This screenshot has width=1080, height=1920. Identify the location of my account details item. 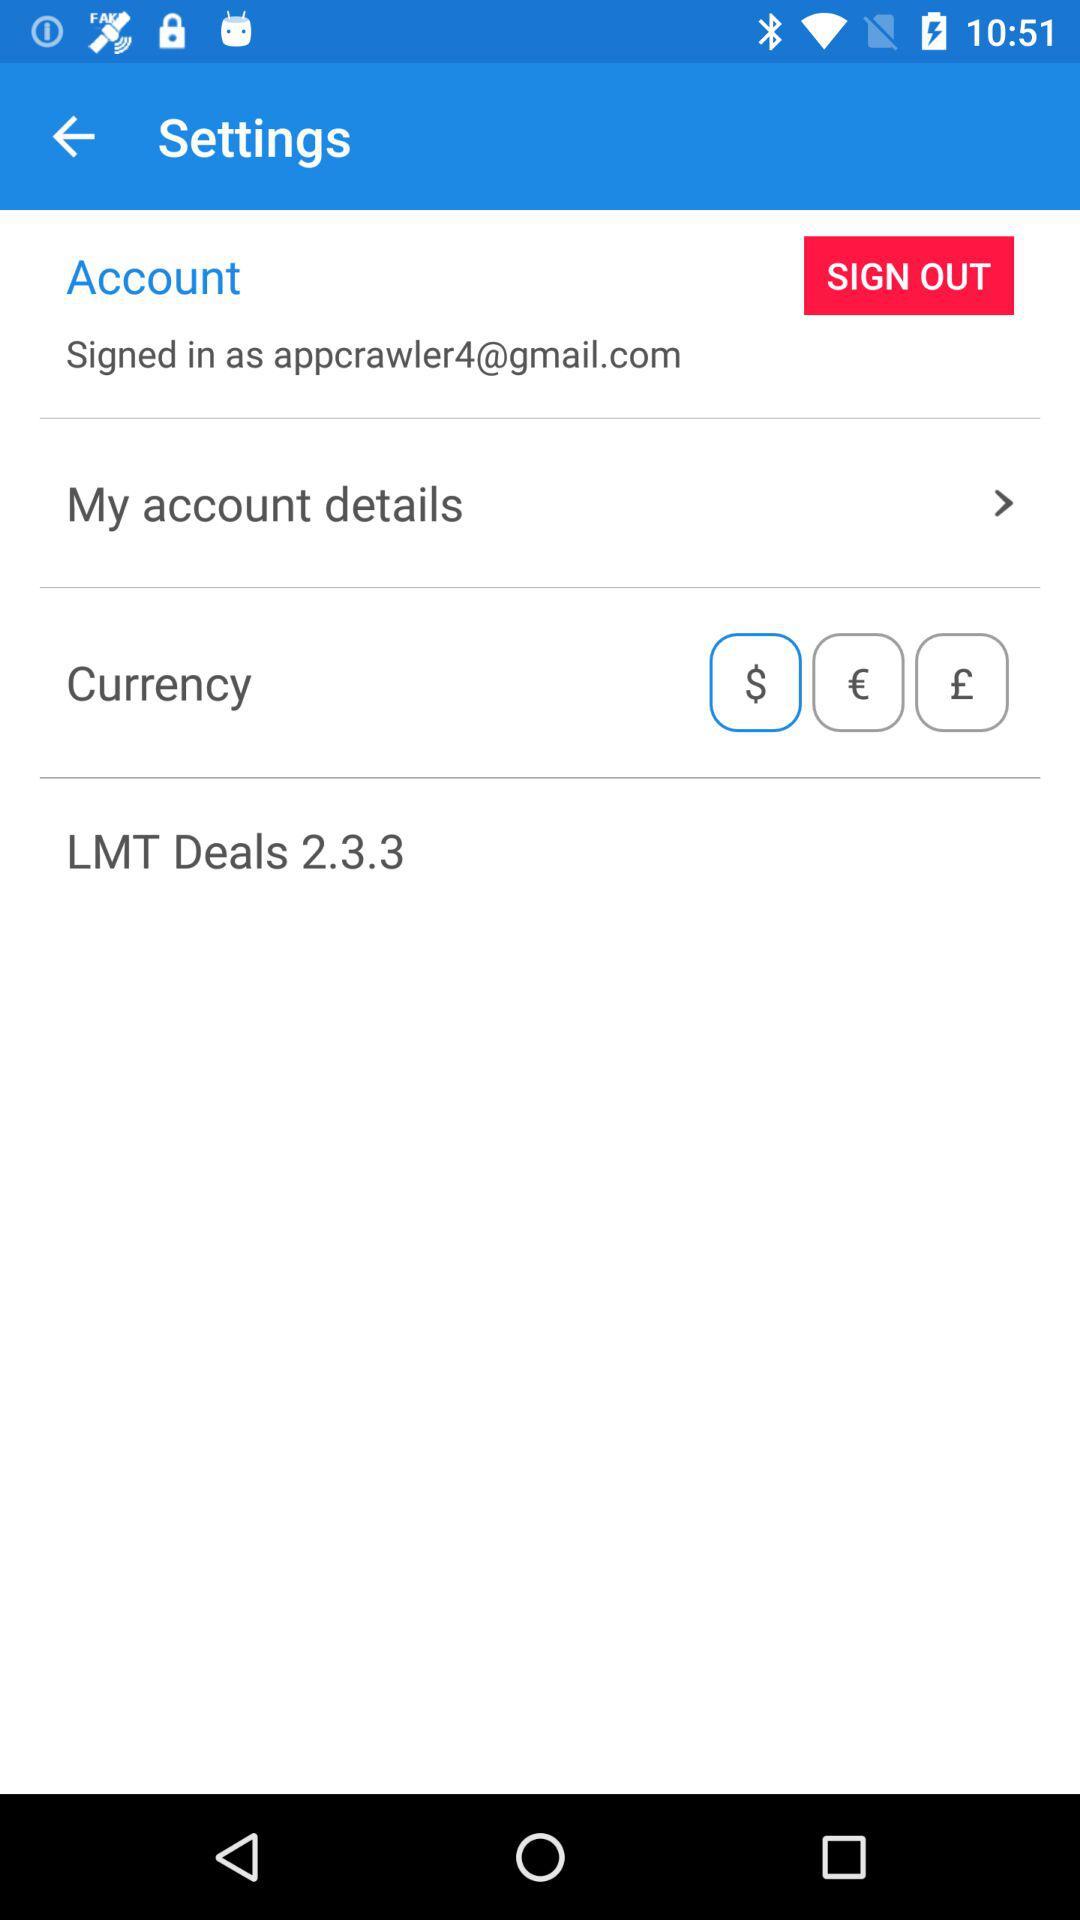
(540, 502).